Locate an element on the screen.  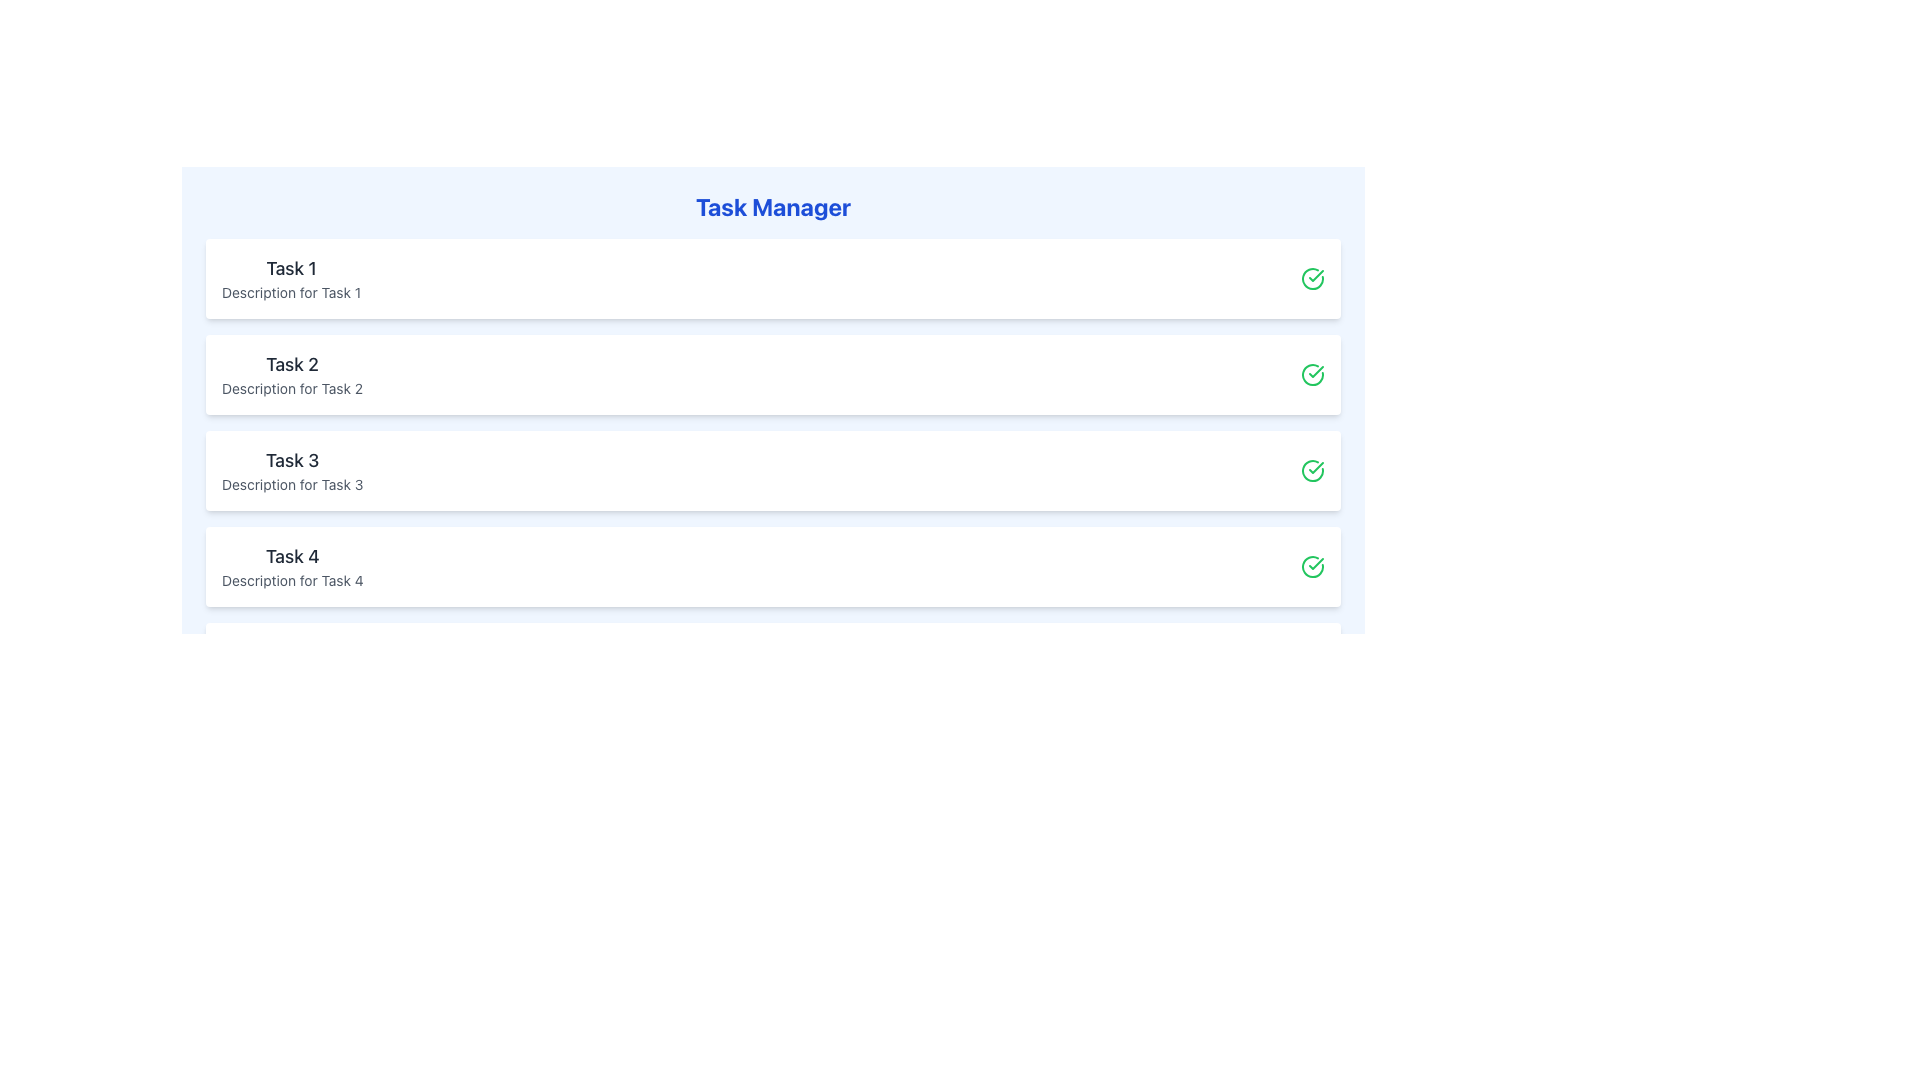
the text label that serves as the title for the task or item entry, located above the 'Description for Task 2' text in the second card of the vertical list is located at coordinates (291, 365).